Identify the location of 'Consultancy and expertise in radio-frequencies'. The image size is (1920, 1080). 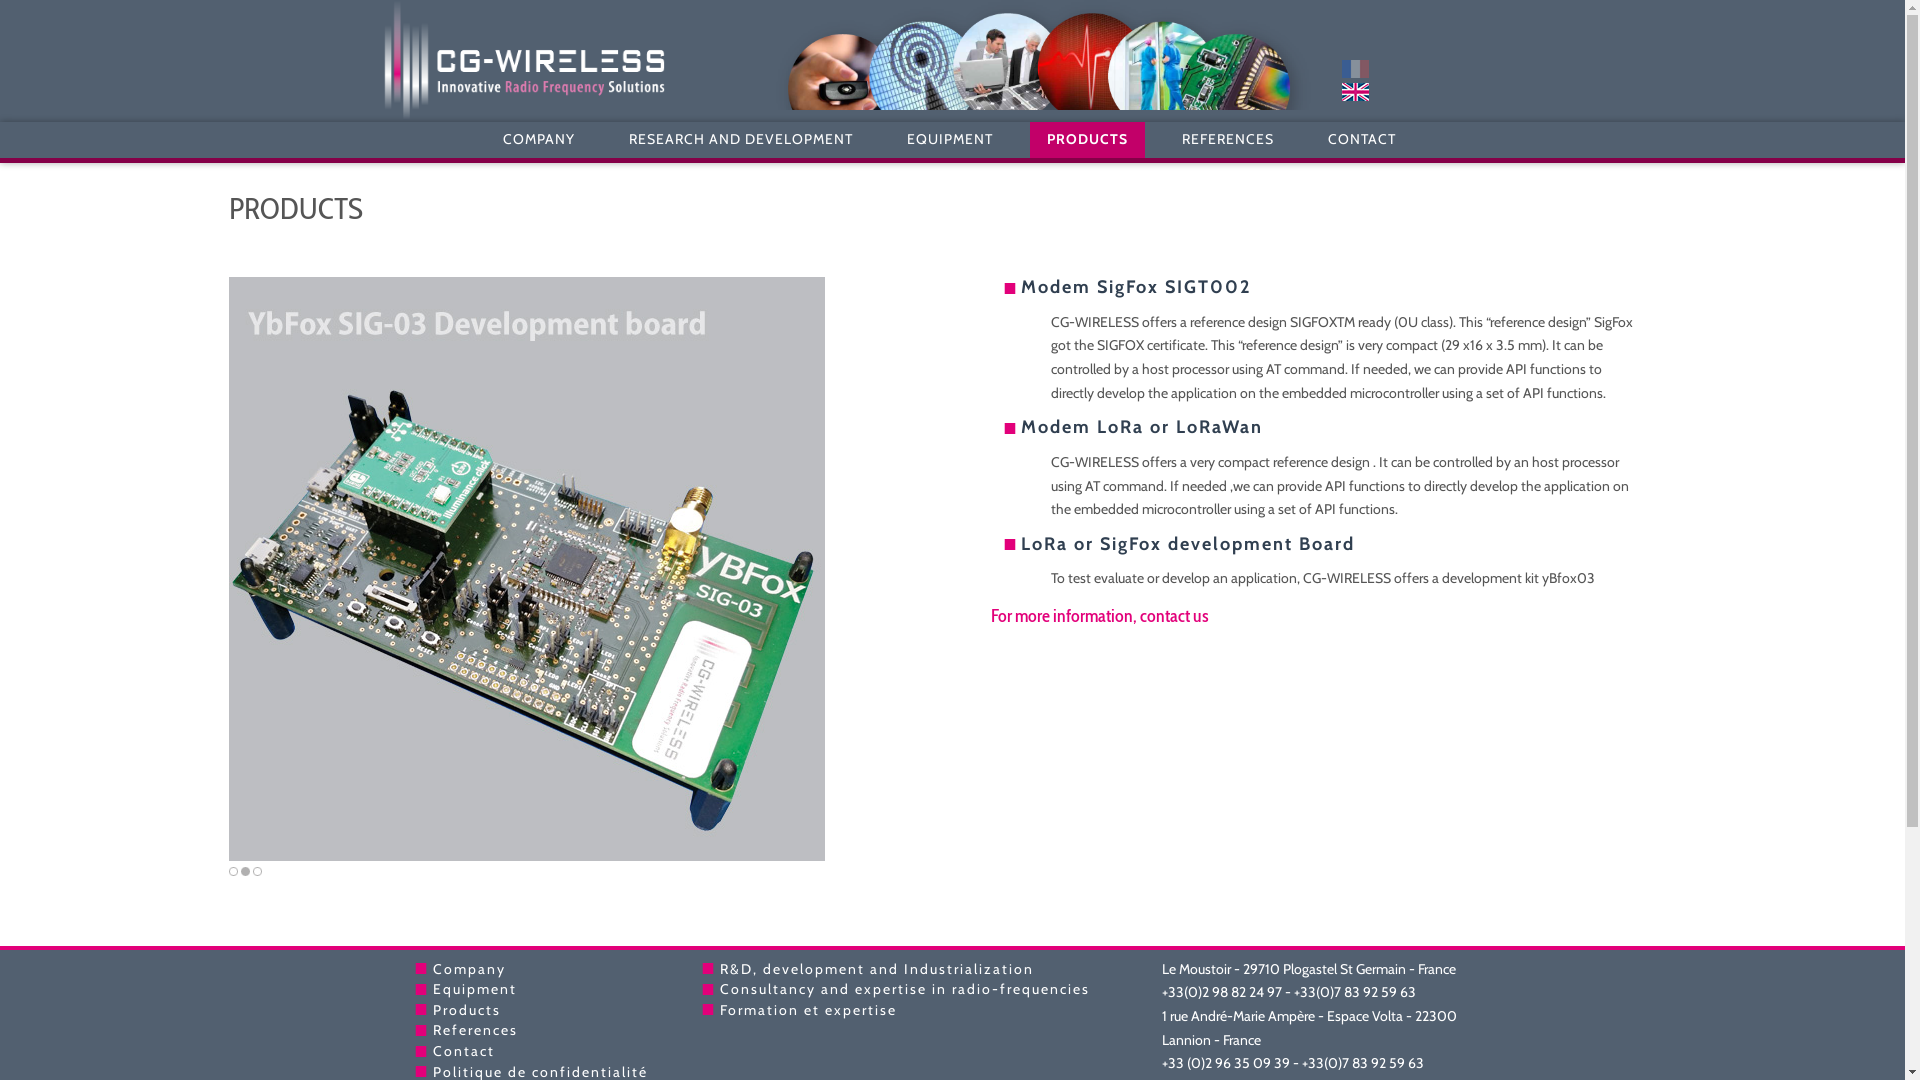
(720, 987).